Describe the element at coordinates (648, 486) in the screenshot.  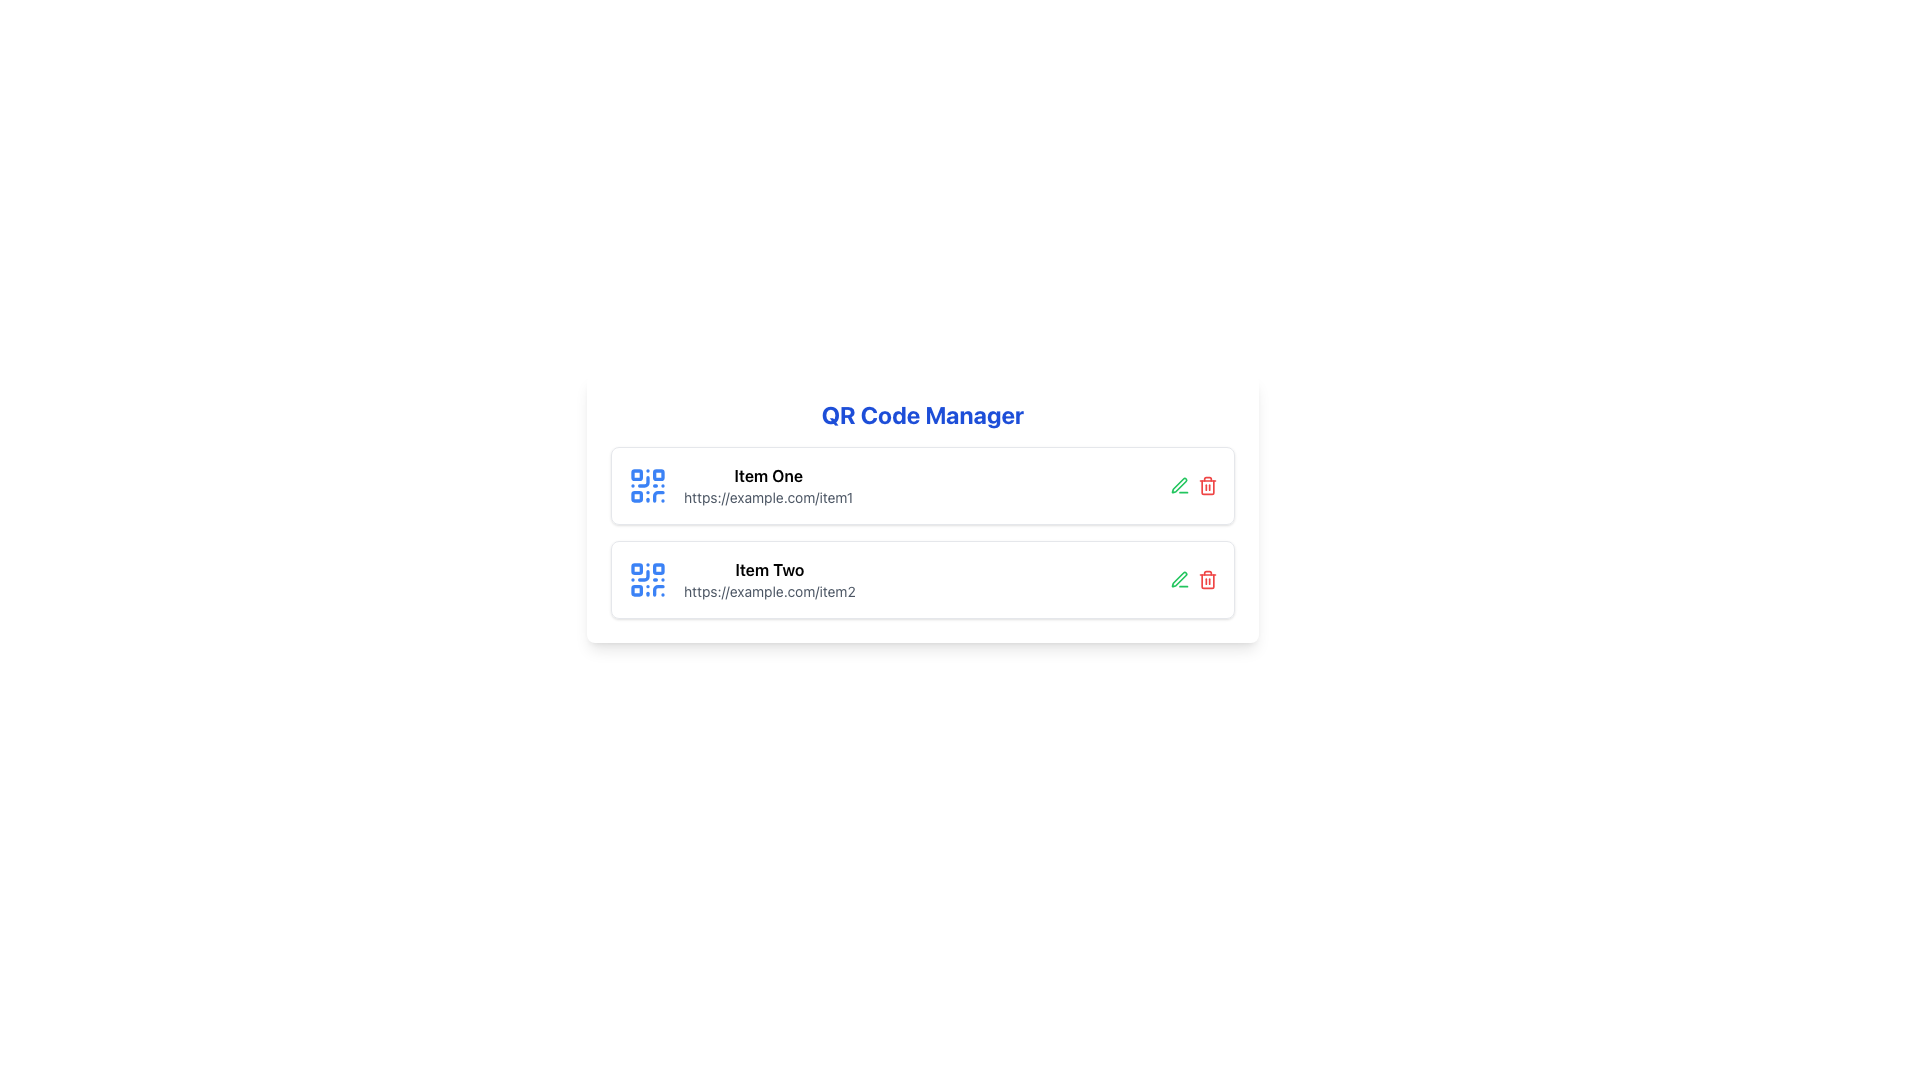
I see `the QR code icon with a blue design on a white background, located to the left of 'Item One' in the vertical list` at that location.